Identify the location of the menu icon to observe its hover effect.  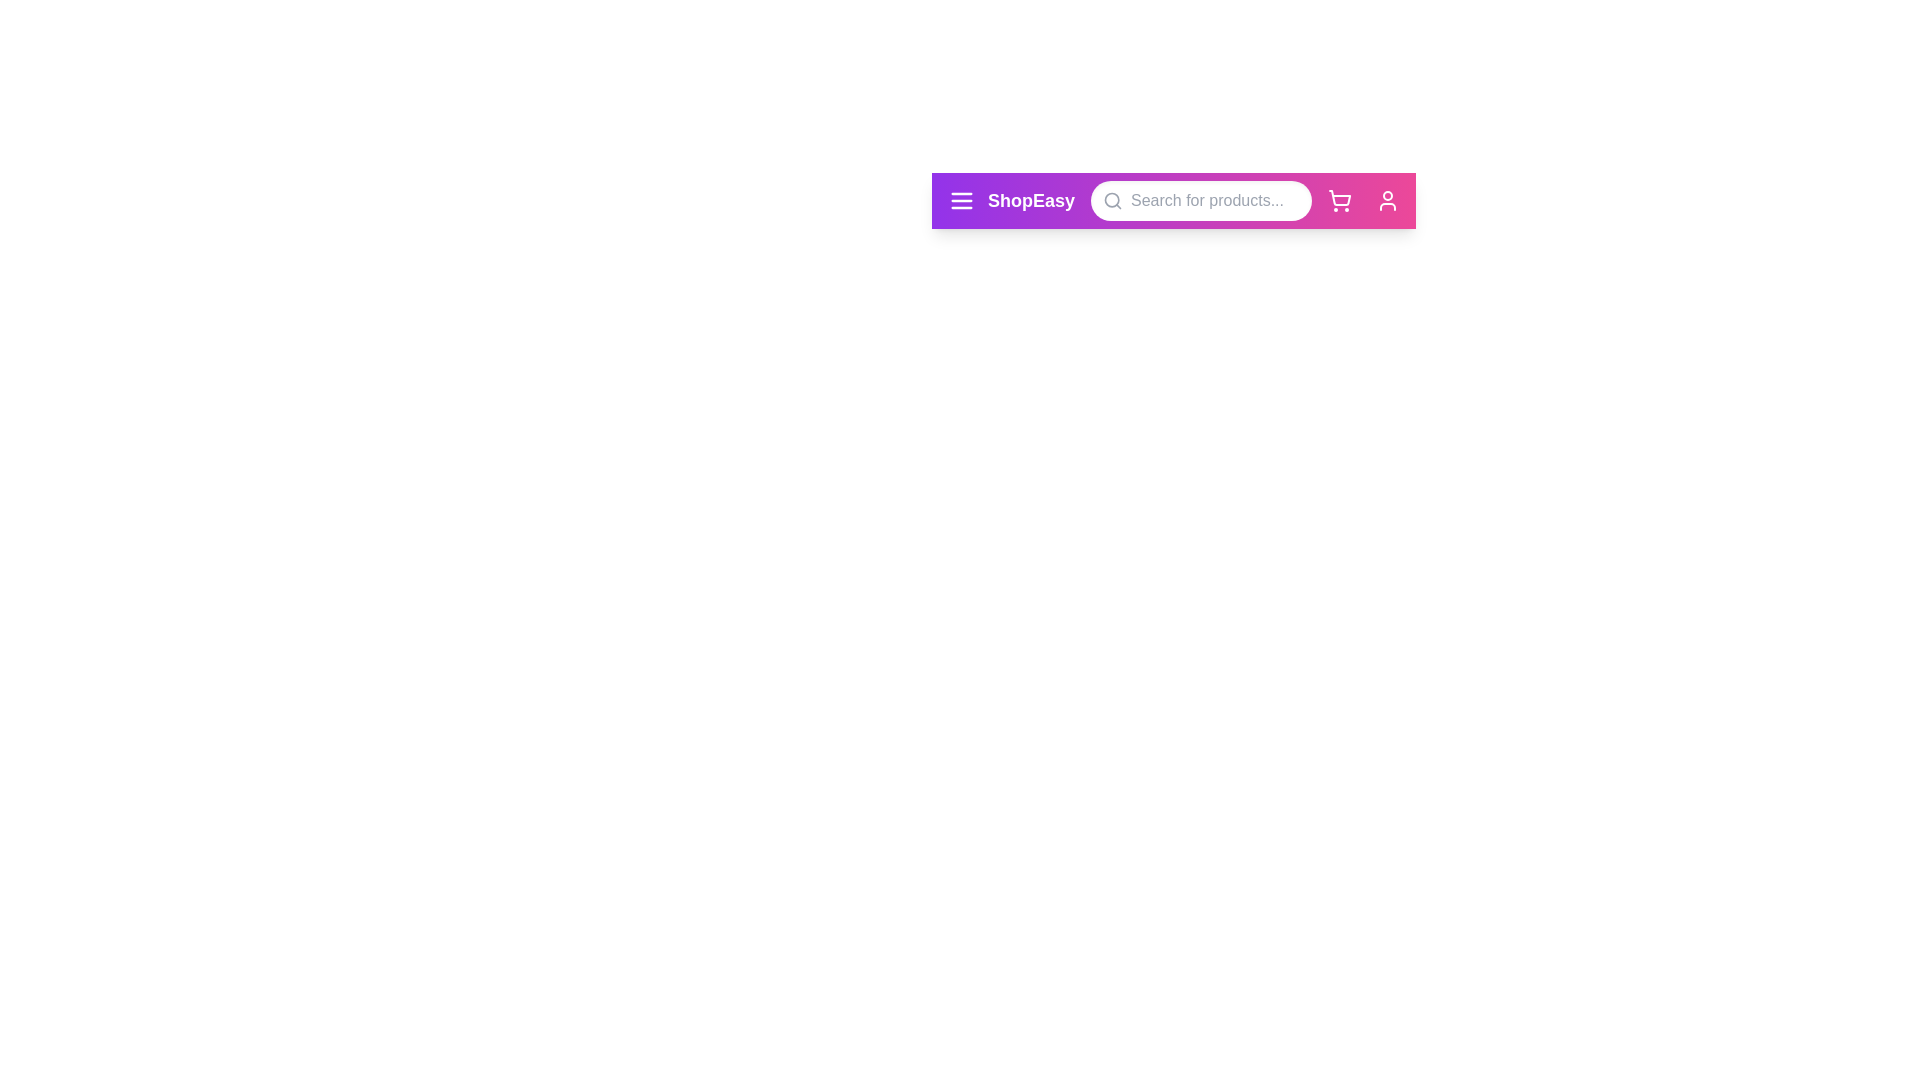
(961, 200).